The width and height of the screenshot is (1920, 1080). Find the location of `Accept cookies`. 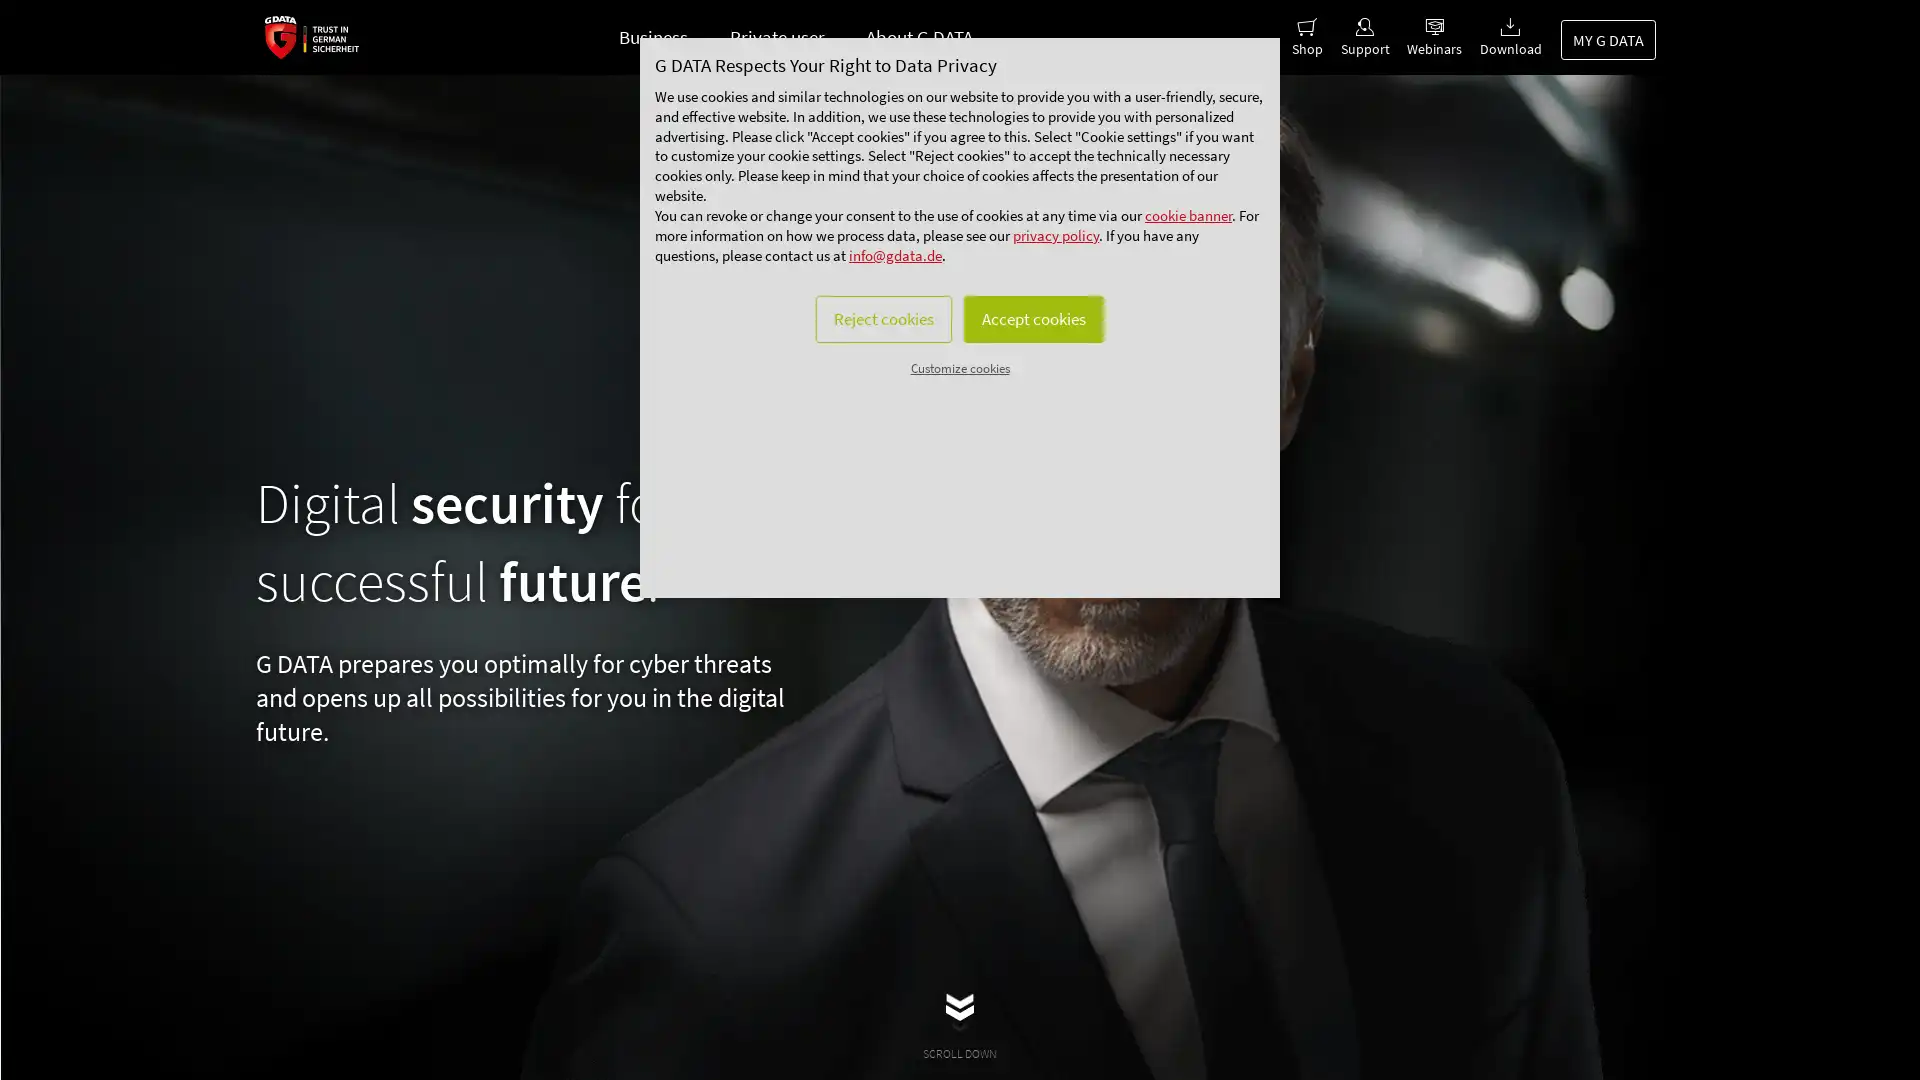

Accept cookies is located at coordinates (1046, 396).